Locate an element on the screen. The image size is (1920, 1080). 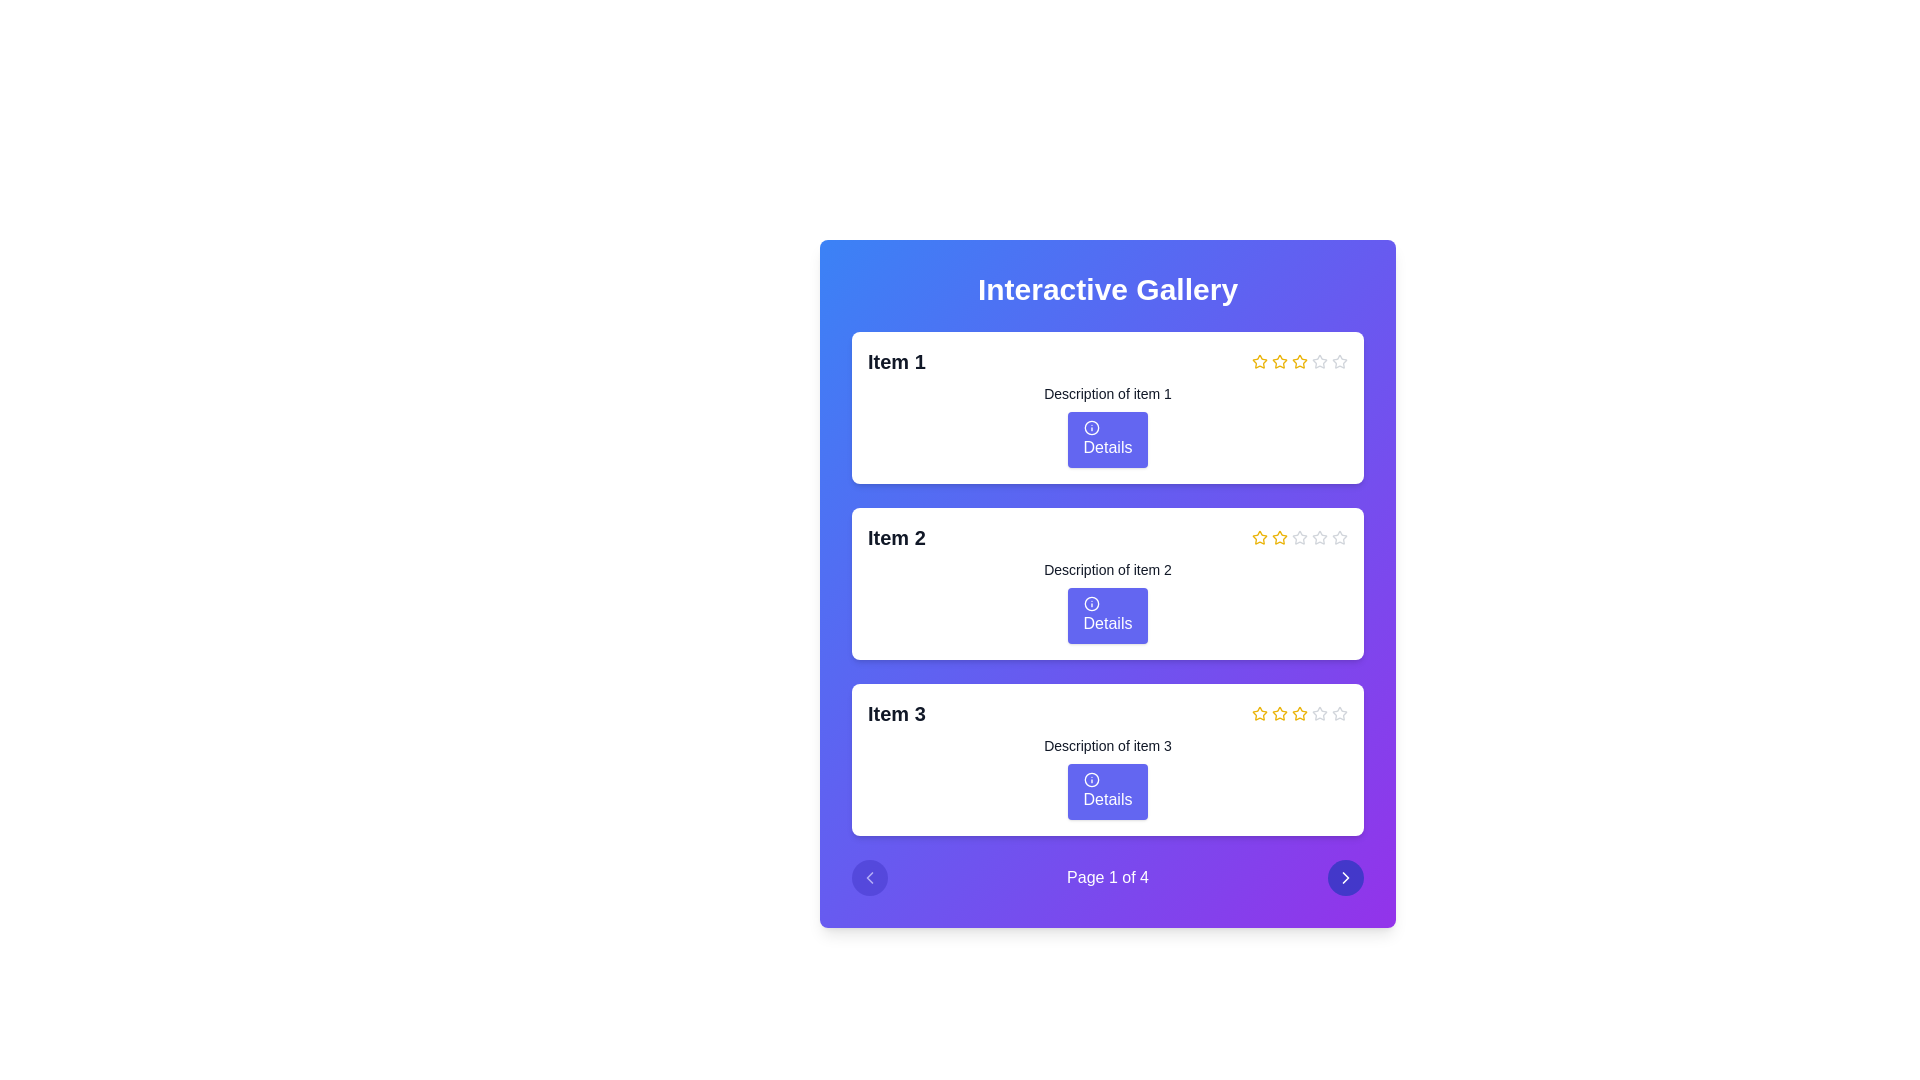
the navigation icon located in the circular button at the bottom-left corner of the interface is located at coordinates (869, 877).